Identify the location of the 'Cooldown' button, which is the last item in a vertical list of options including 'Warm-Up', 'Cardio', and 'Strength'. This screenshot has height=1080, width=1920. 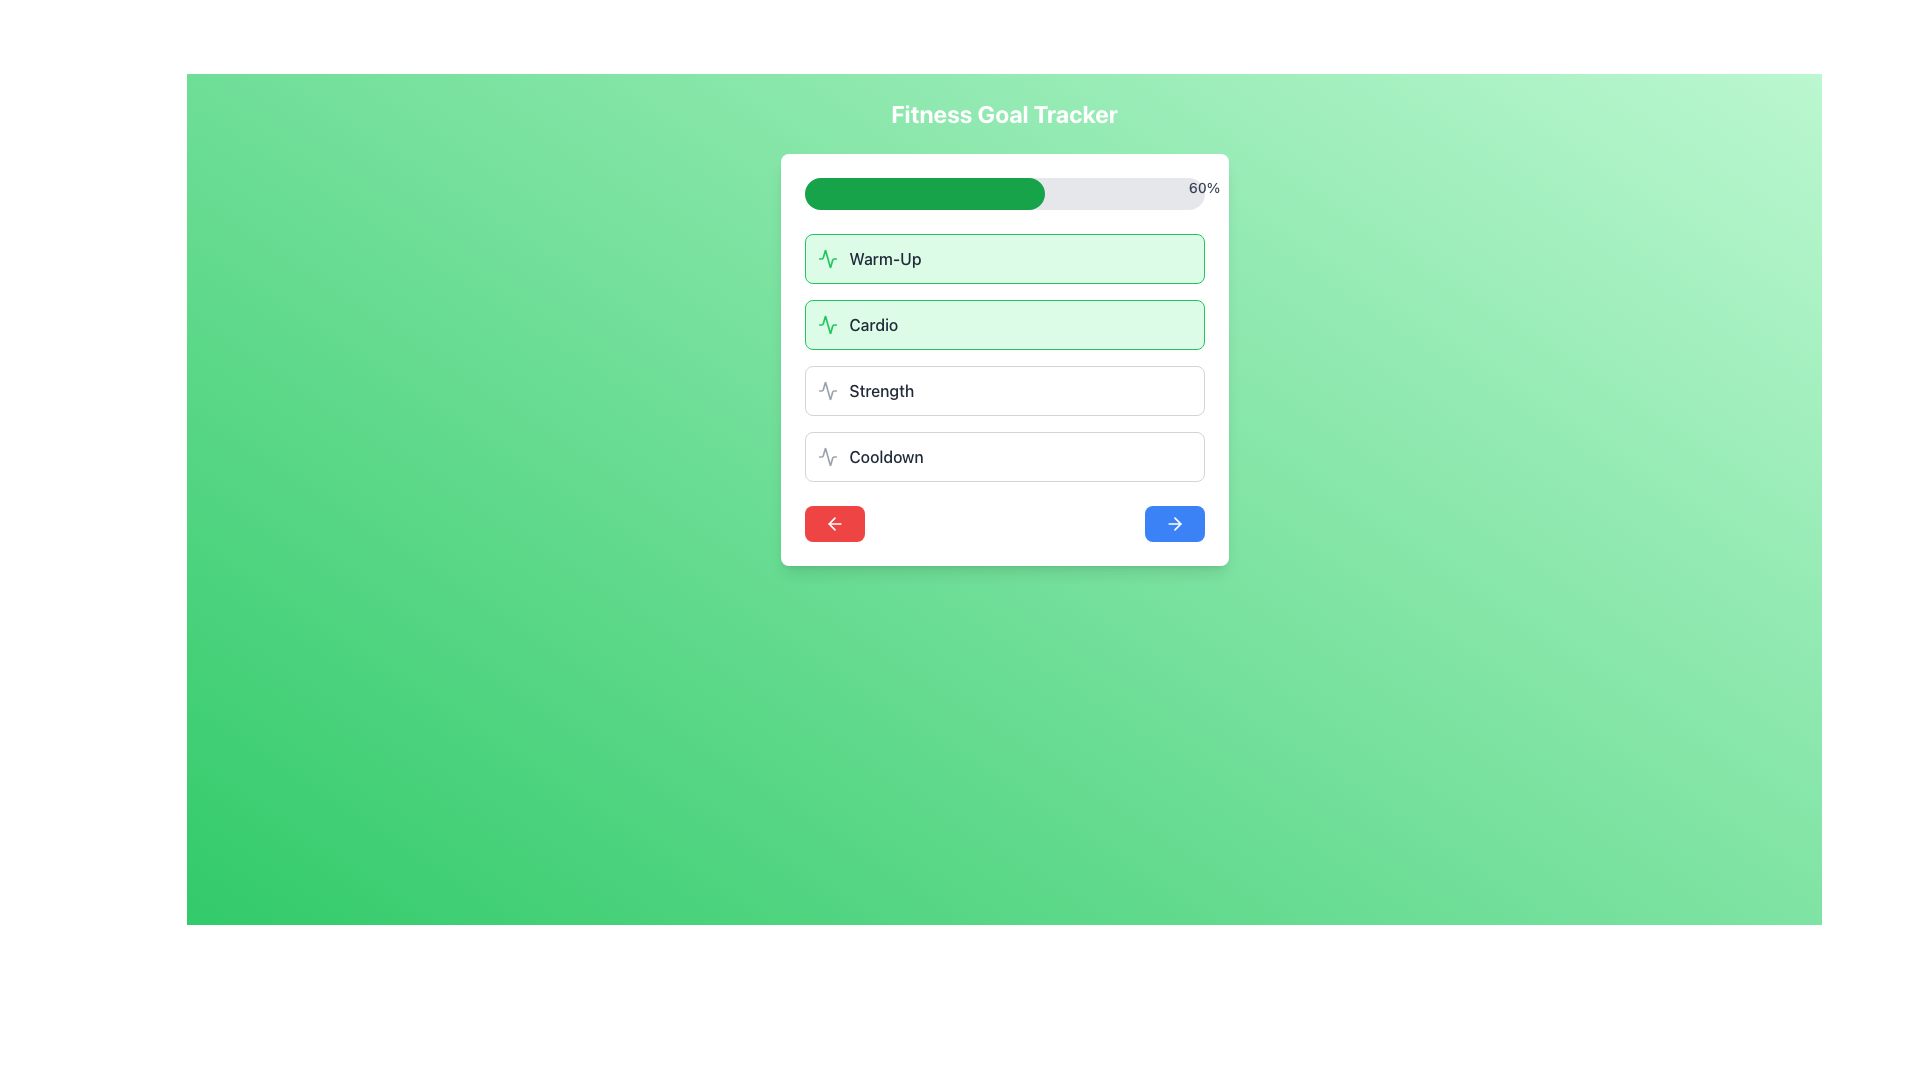
(1004, 456).